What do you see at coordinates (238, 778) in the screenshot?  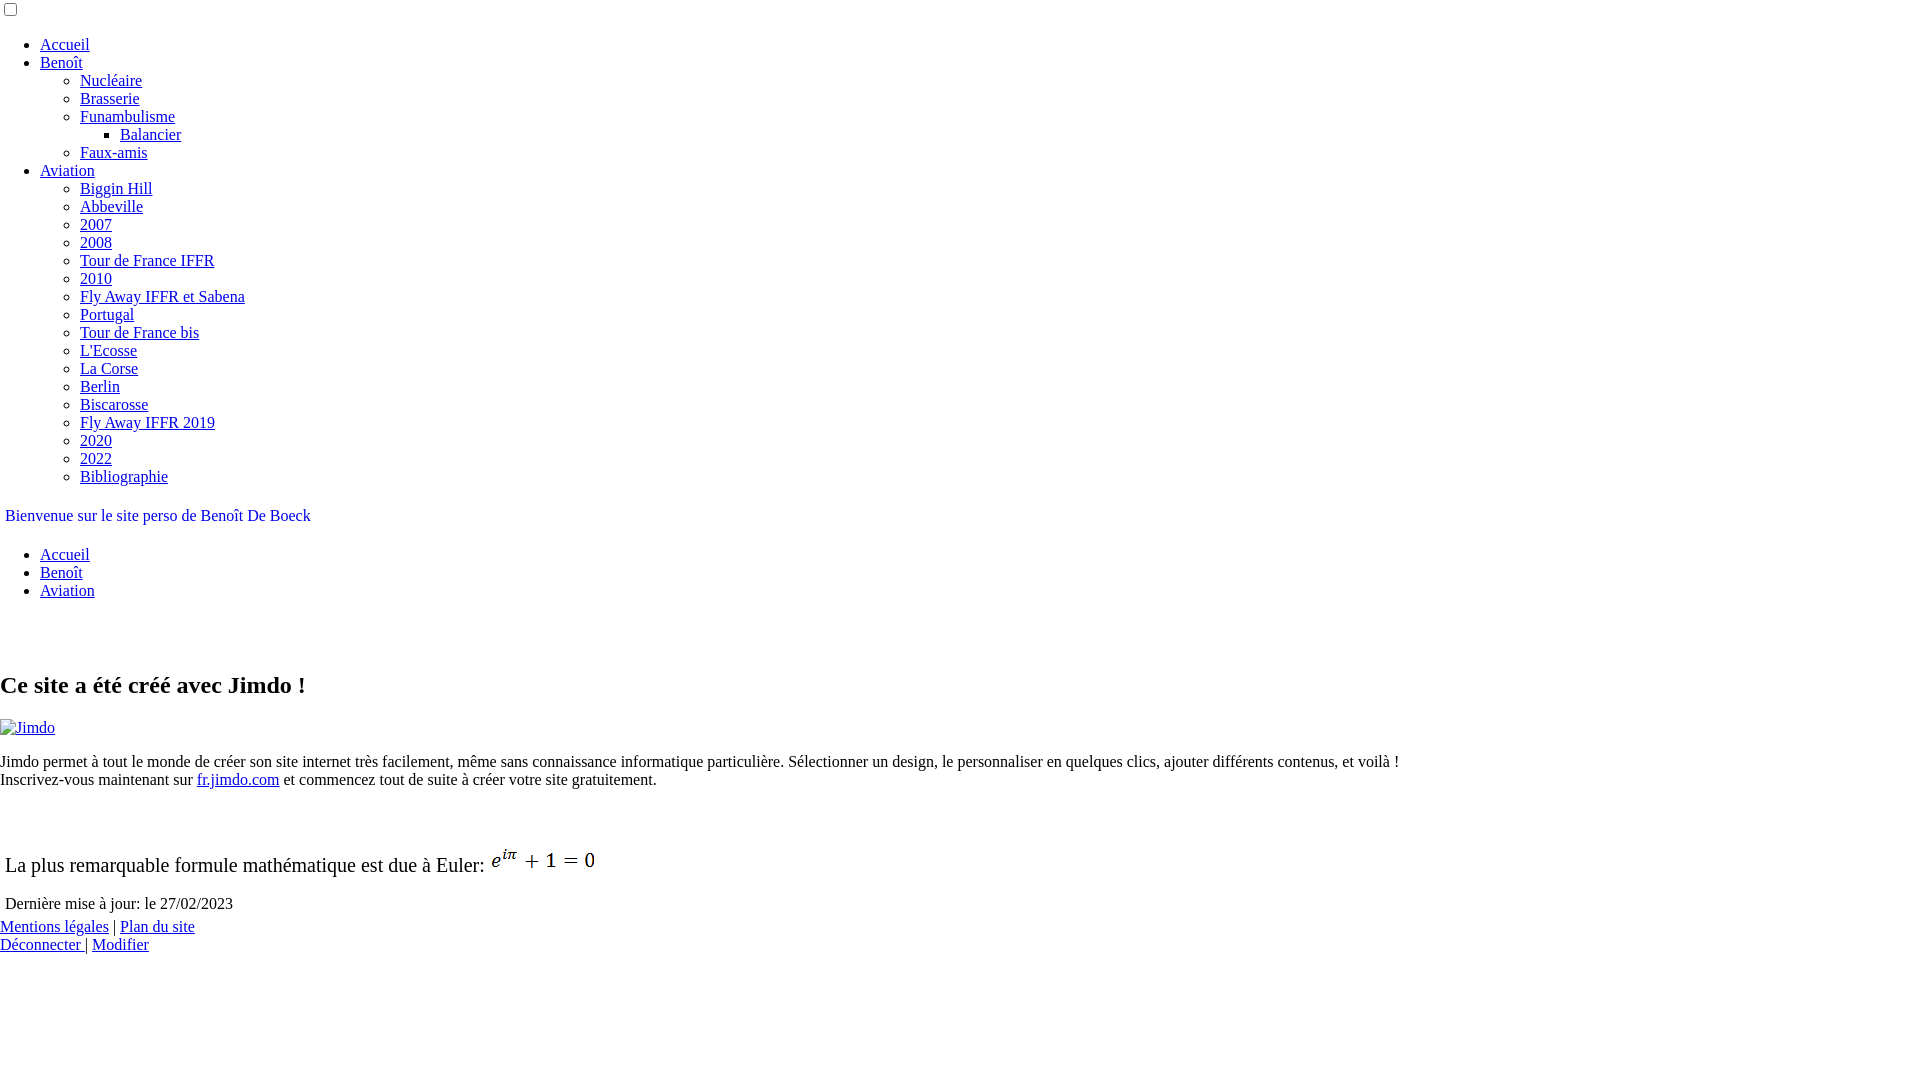 I see `'fr.jimdo.com'` at bounding box center [238, 778].